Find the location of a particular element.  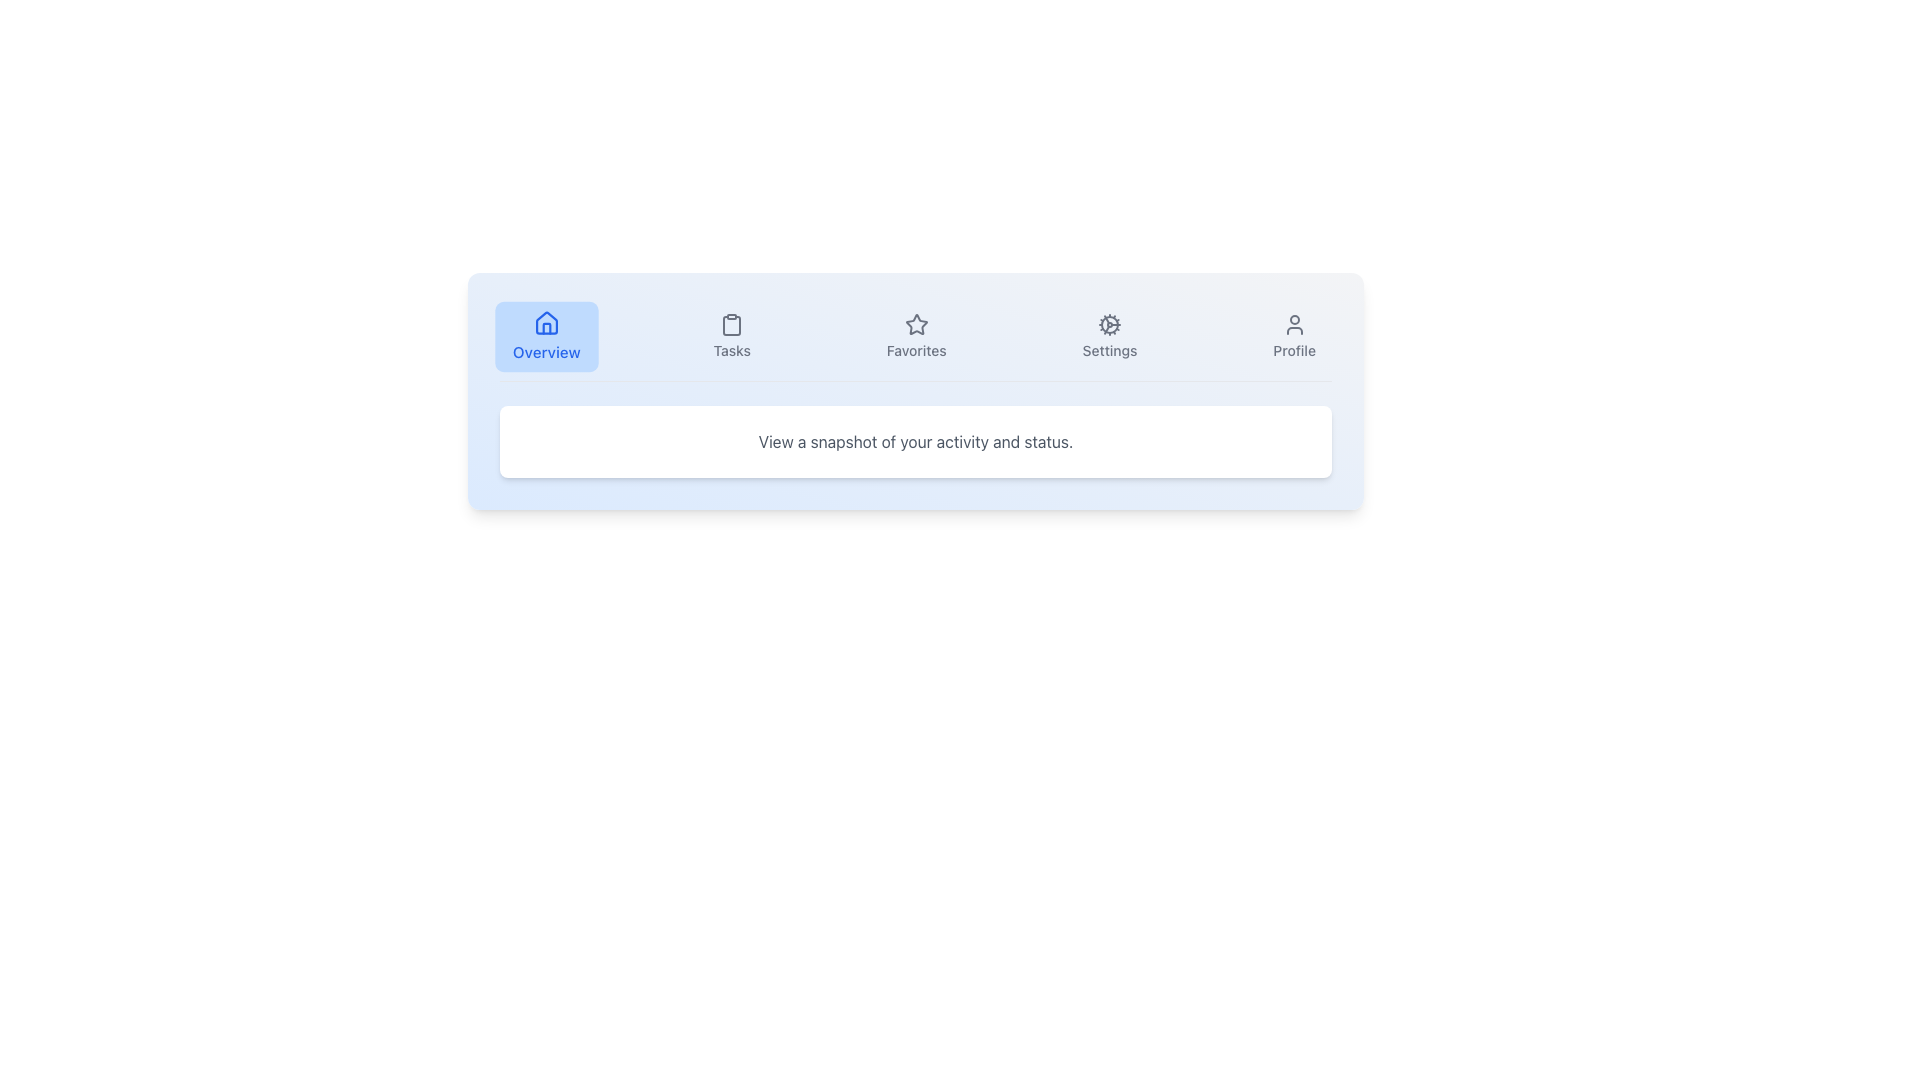

the 'Favorites' text label located beneath the star icon in the navigation bar is located at coordinates (915, 350).